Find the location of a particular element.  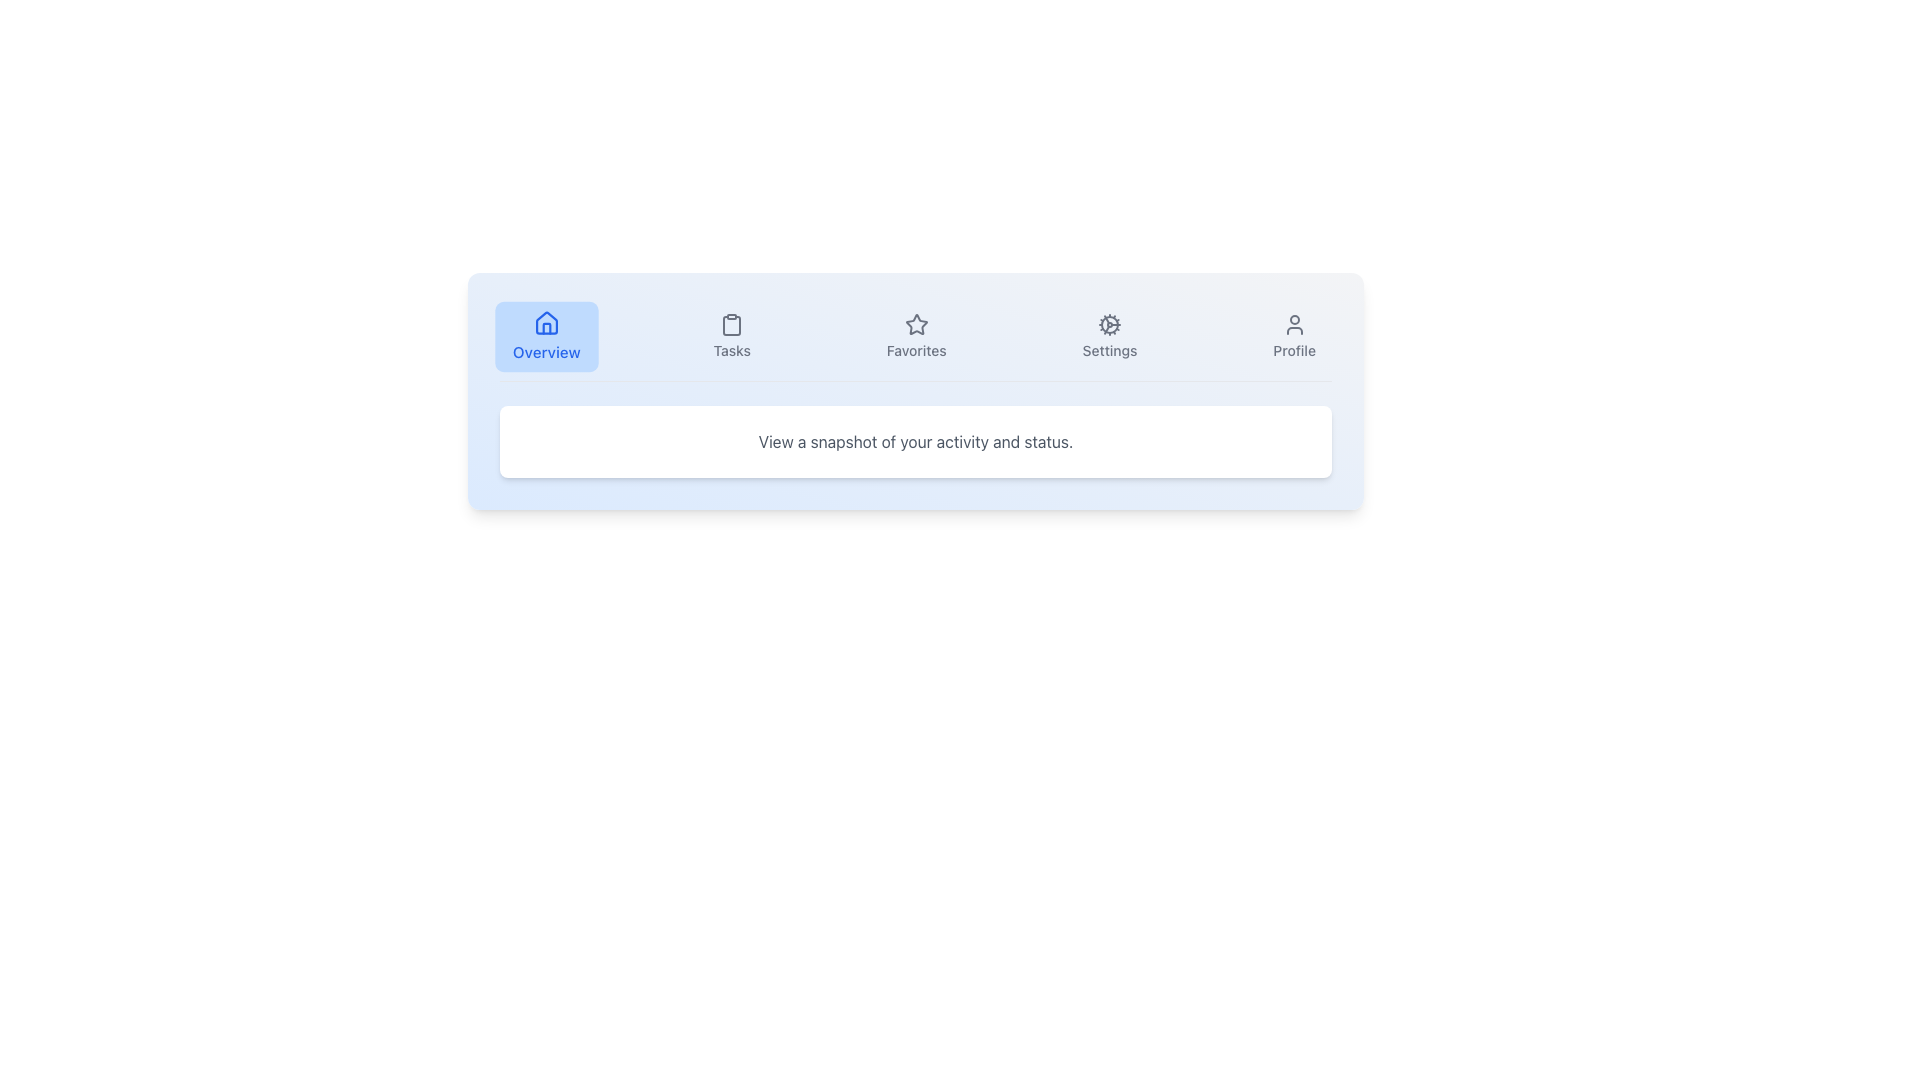

the 'Favorites' text label located beneath the star icon in the navigation bar is located at coordinates (915, 350).